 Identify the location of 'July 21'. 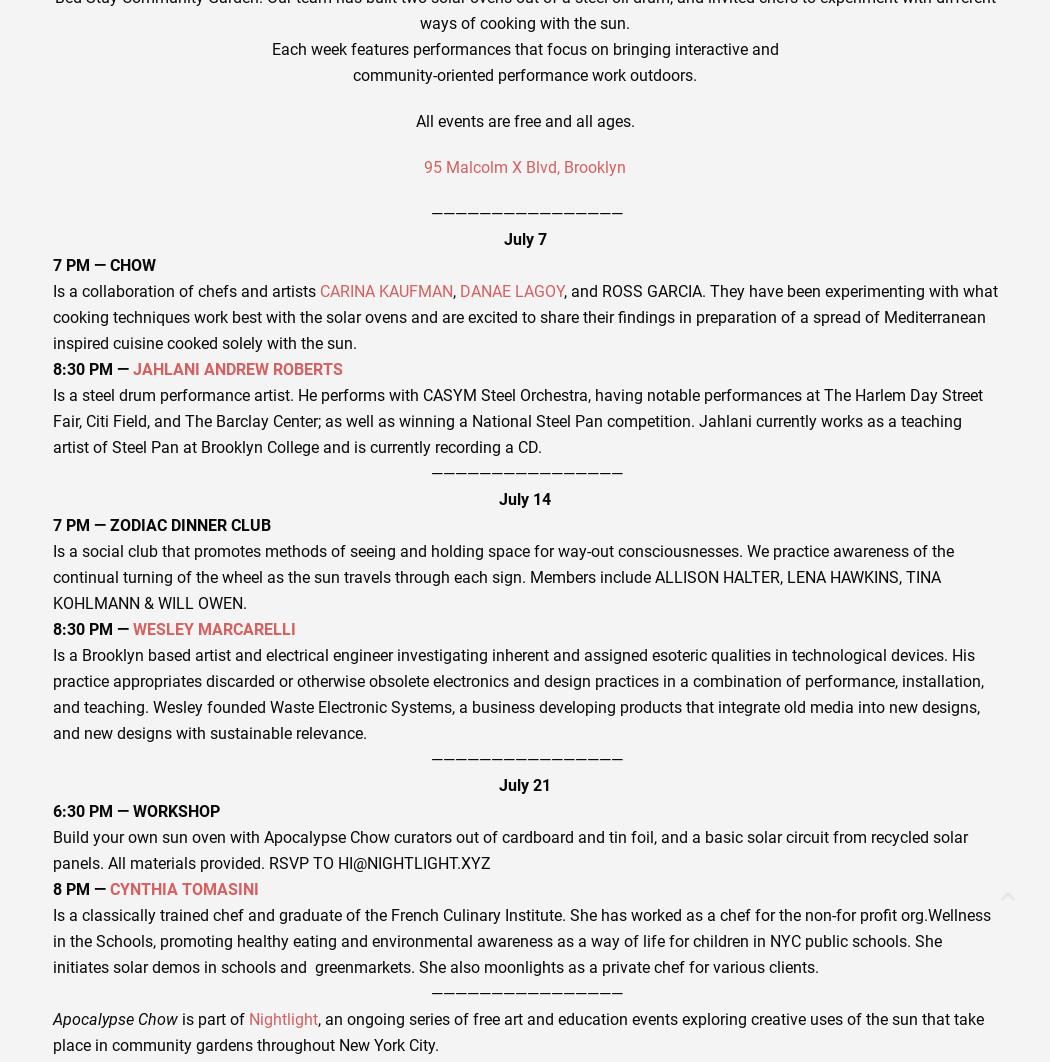
(525, 784).